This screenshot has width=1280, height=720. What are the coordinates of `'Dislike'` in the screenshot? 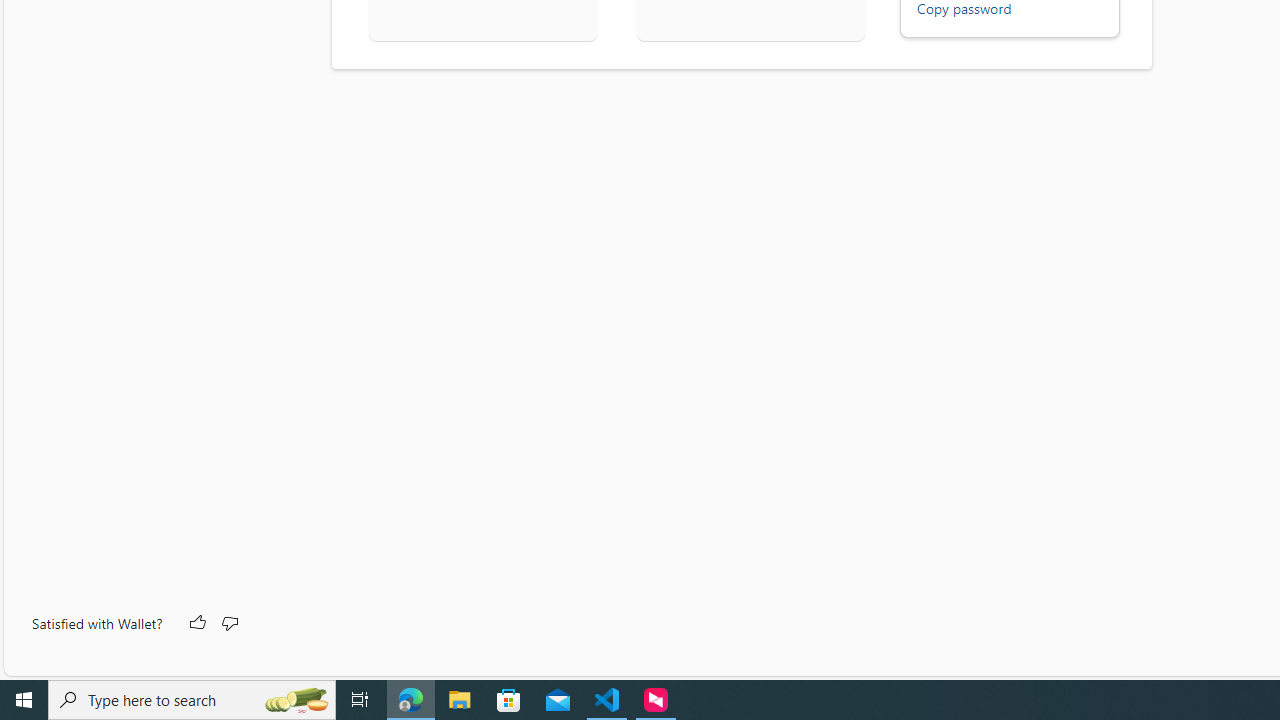 It's located at (229, 622).